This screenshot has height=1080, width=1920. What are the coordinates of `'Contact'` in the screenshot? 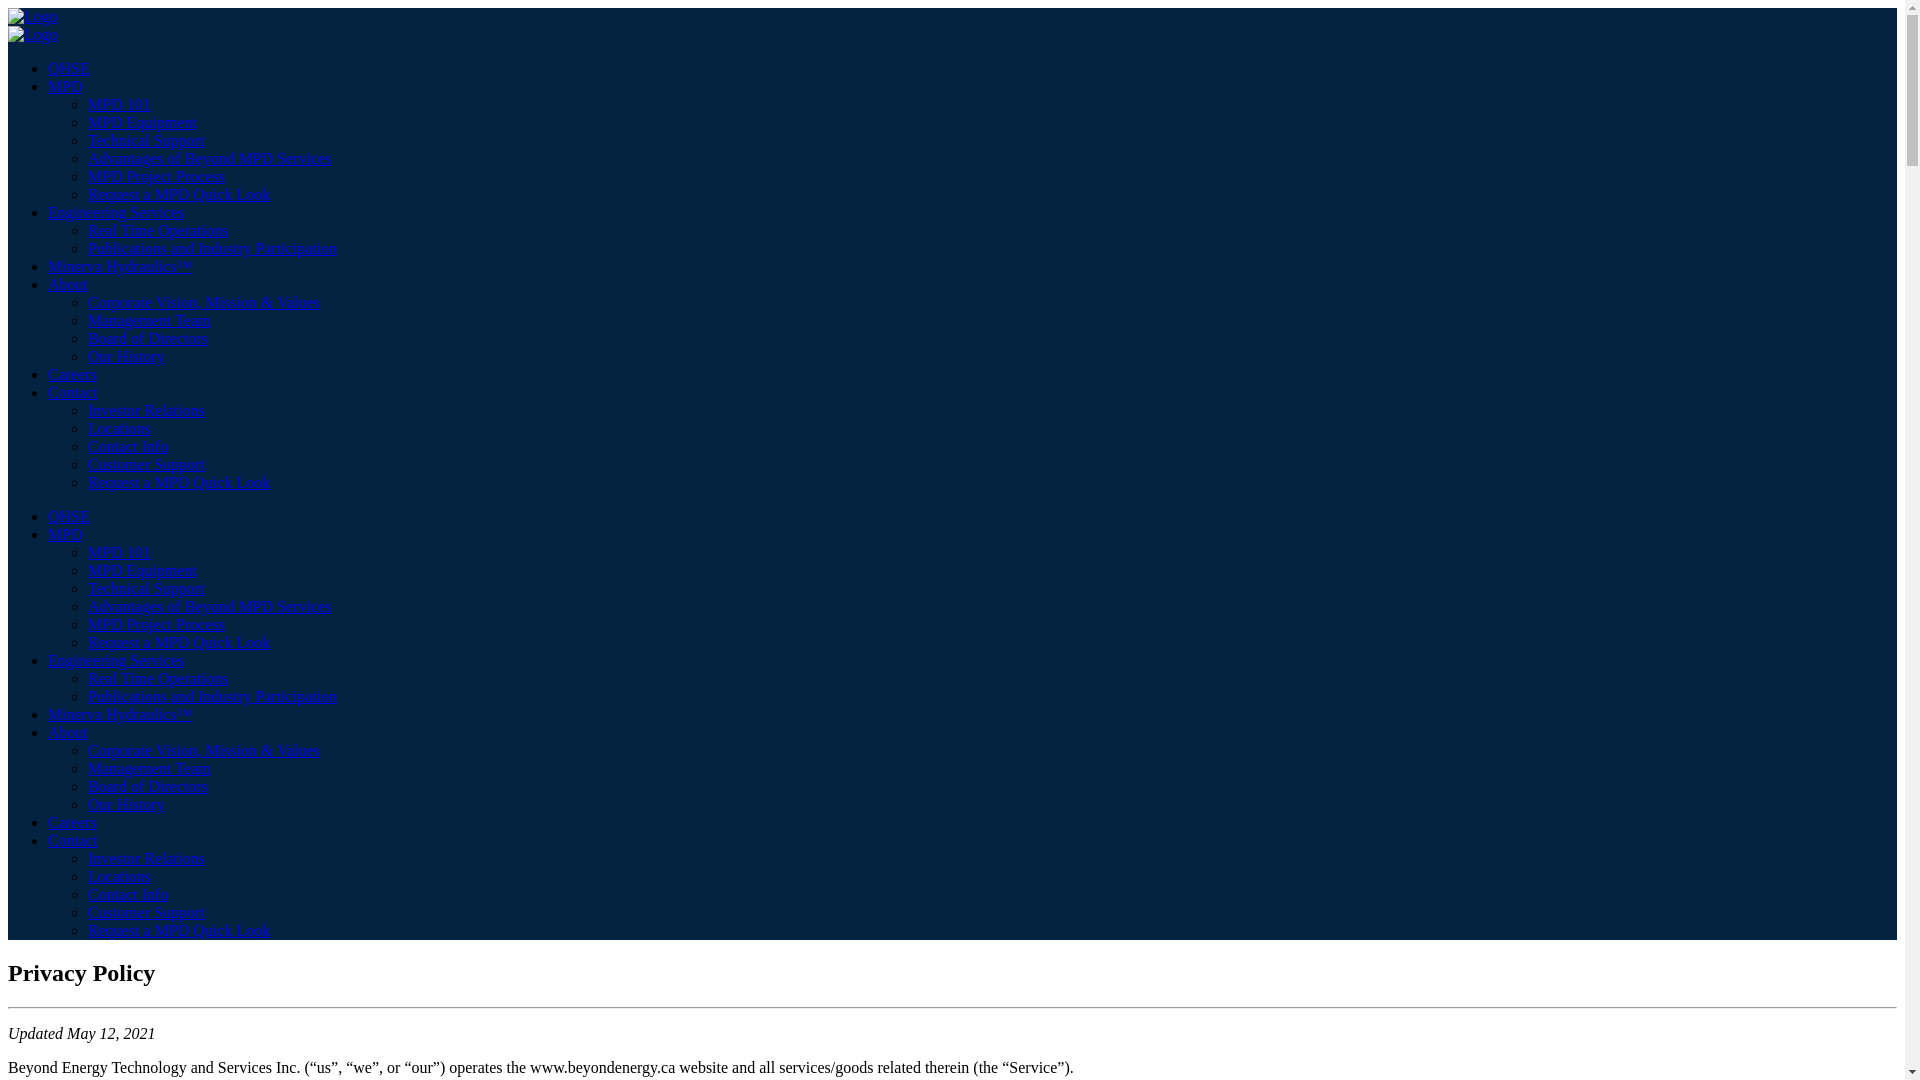 It's located at (72, 392).